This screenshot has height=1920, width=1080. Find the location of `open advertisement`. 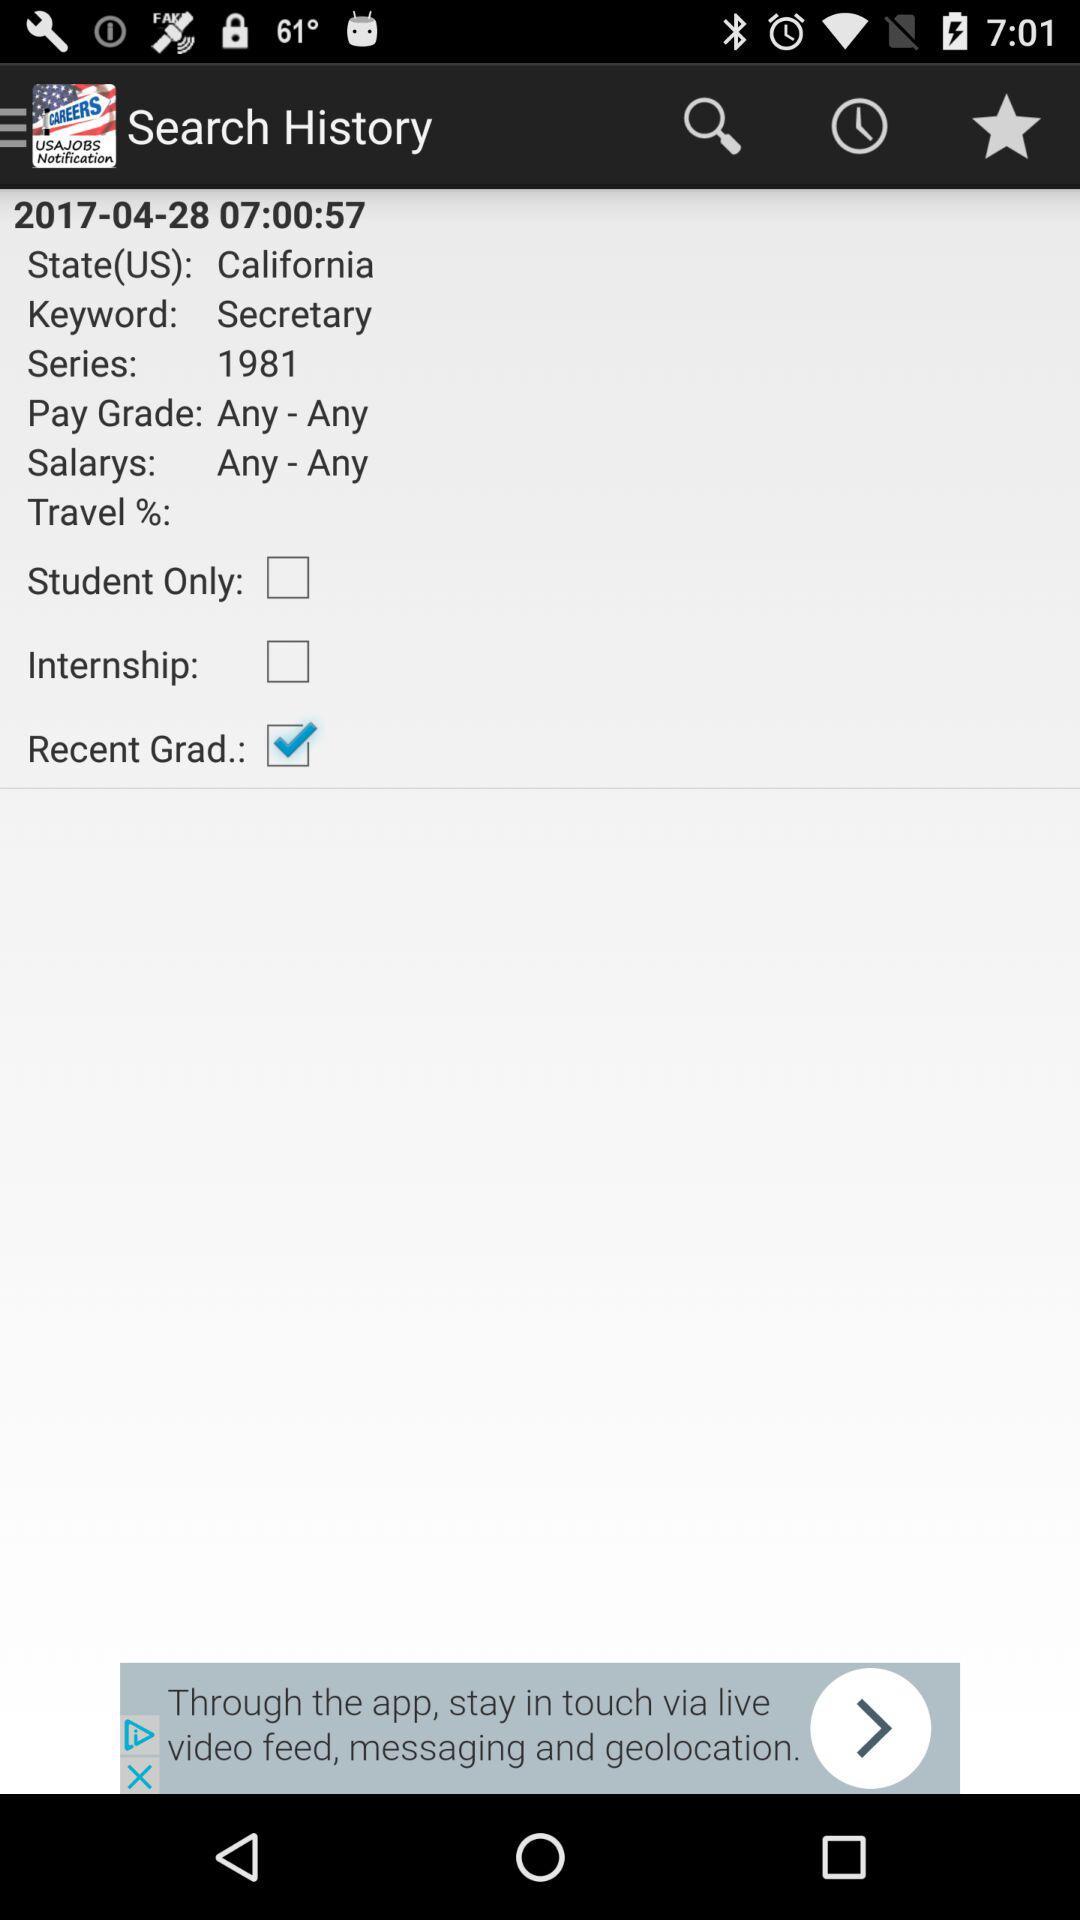

open advertisement is located at coordinates (540, 1727).